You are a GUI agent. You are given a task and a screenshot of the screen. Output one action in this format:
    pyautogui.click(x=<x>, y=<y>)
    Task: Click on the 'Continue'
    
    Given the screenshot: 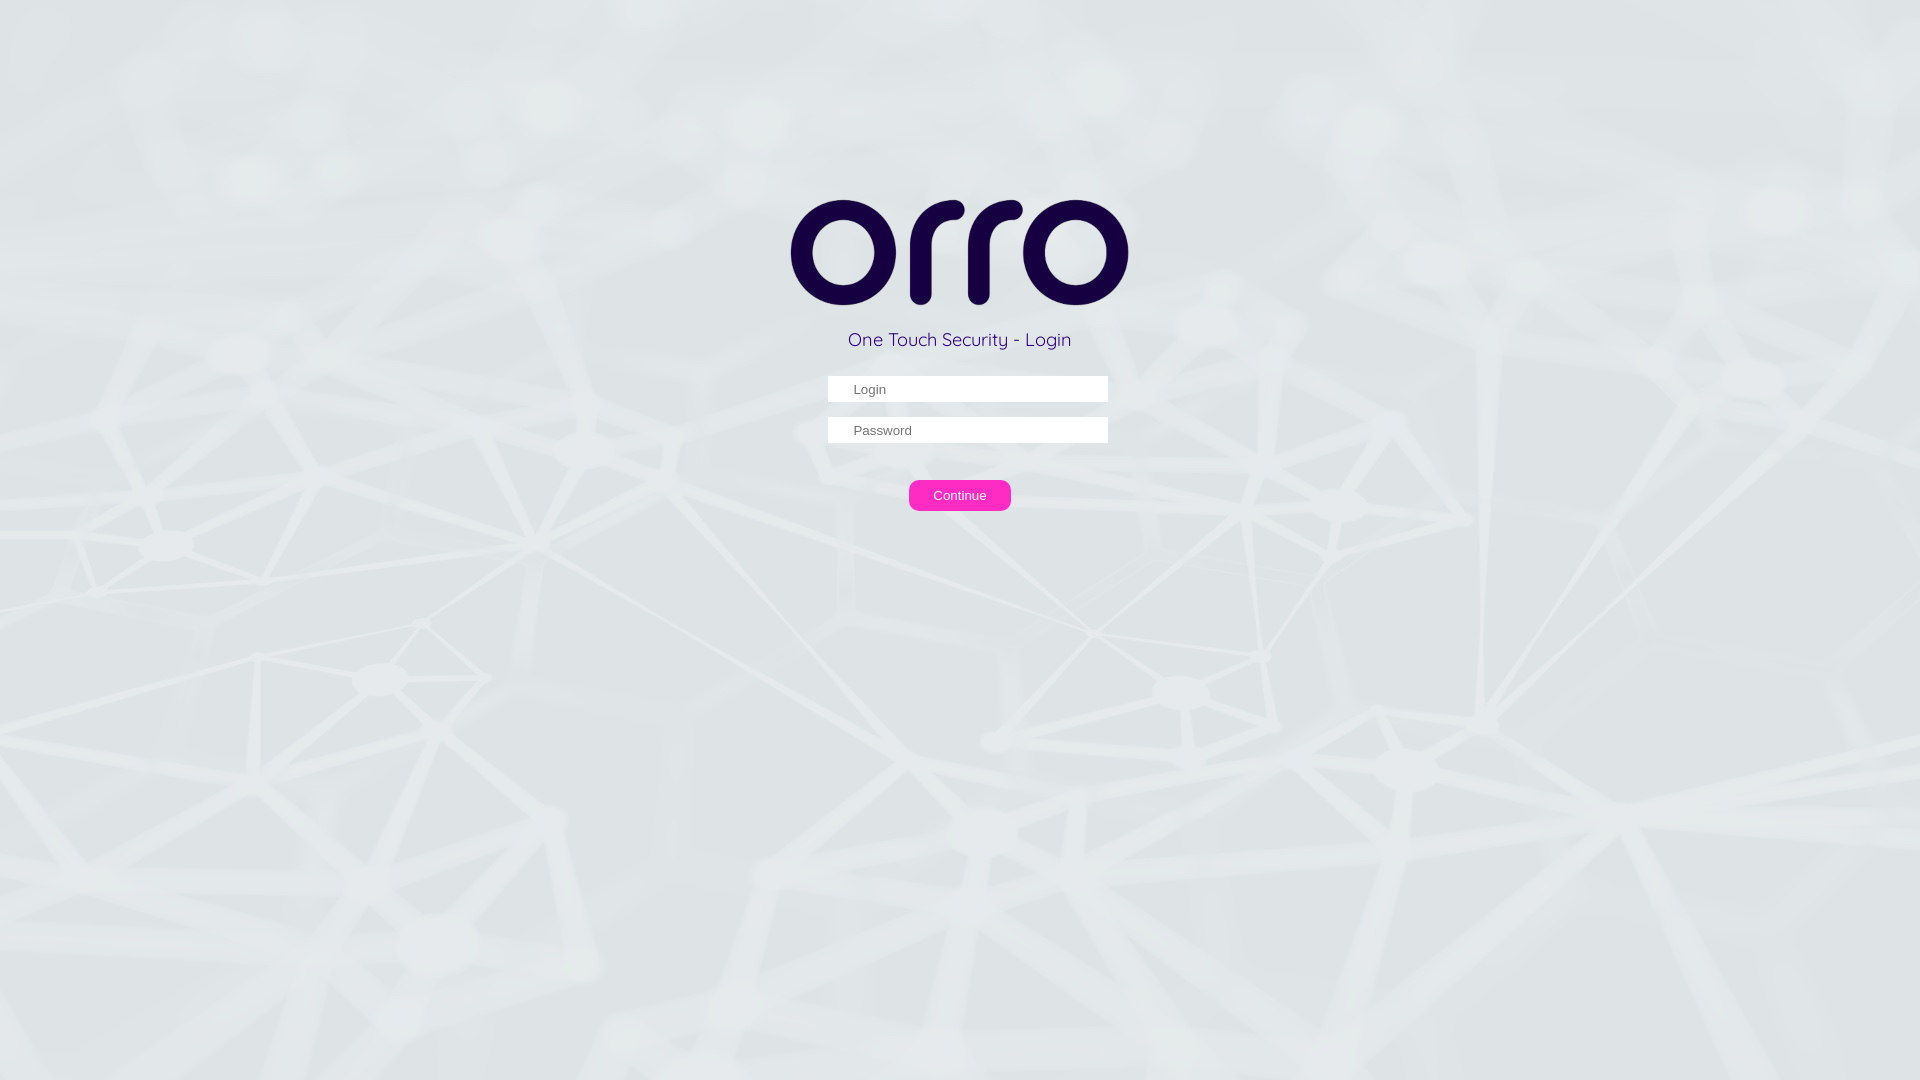 What is the action you would take?
    pyautogui.click(x=907, y=495)
    